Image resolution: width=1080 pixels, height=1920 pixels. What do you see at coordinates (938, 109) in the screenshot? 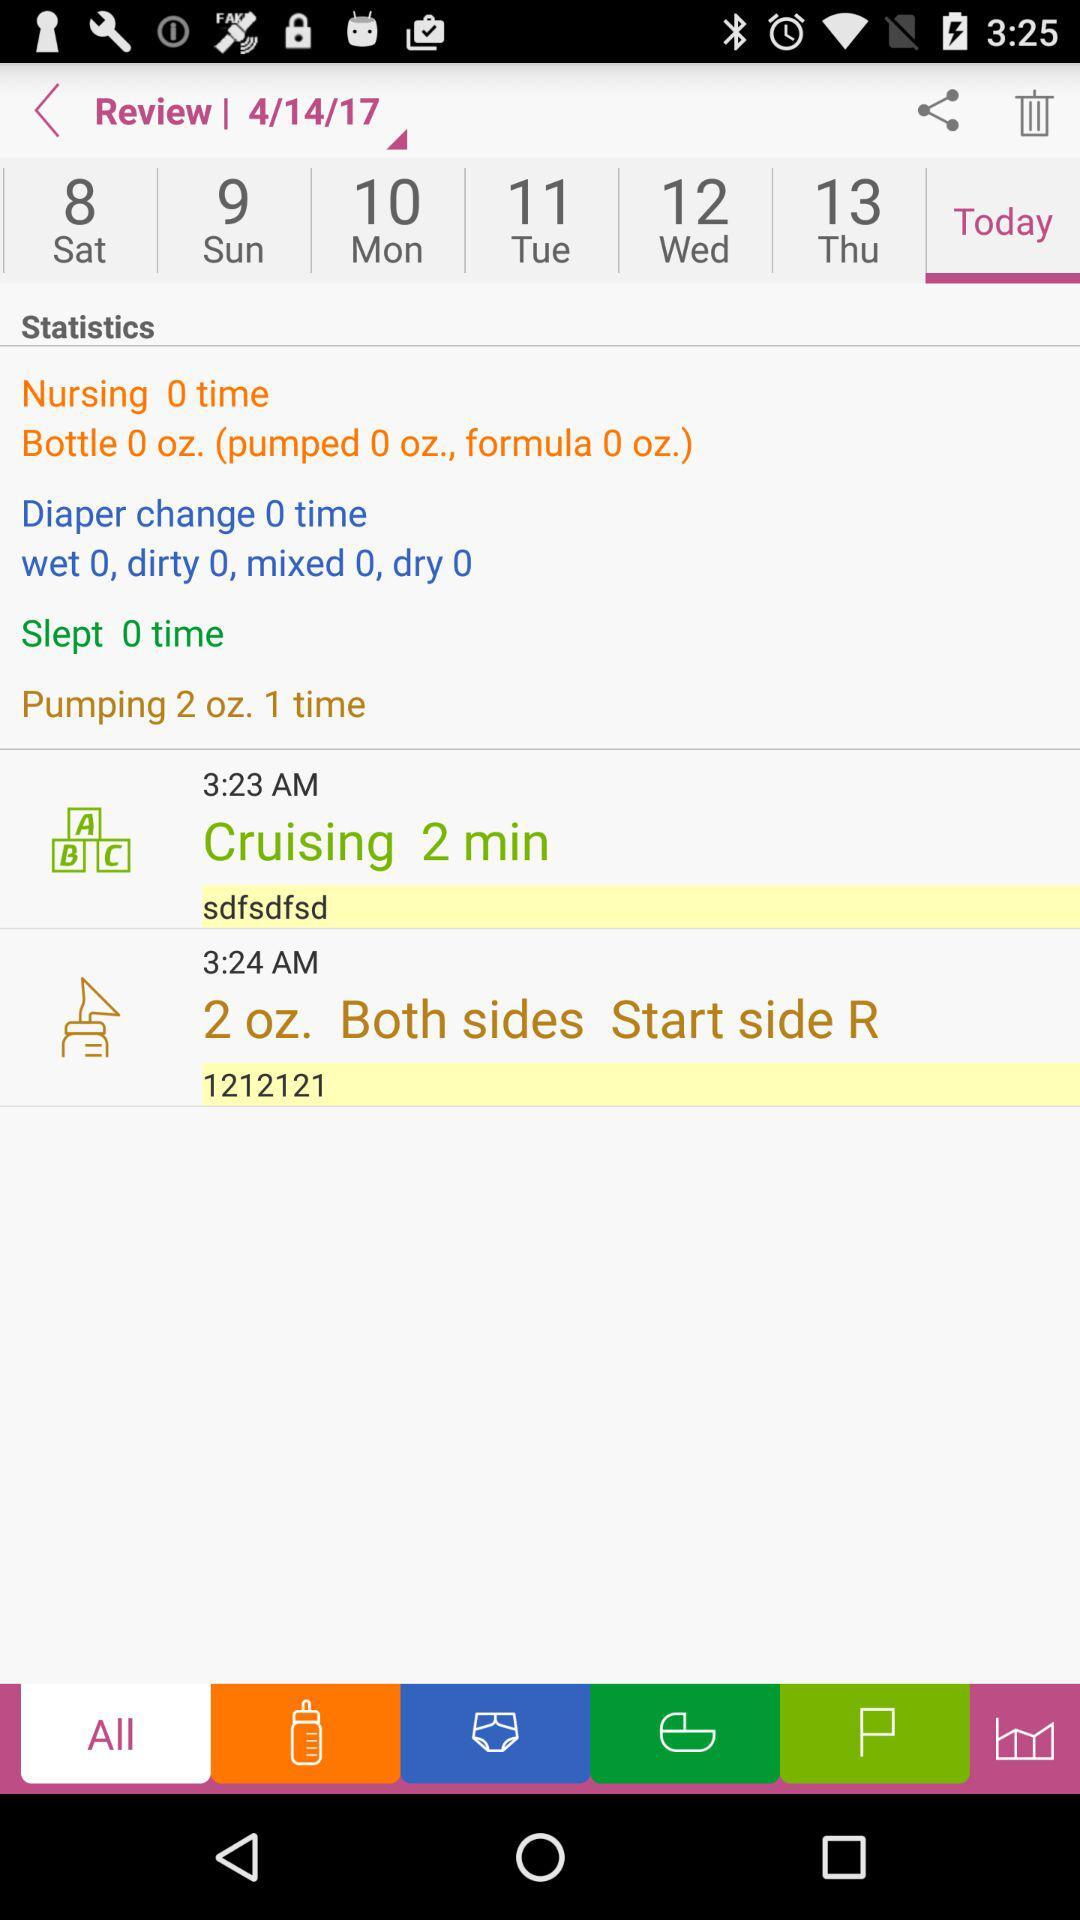
I see `click share option` at bounding box center [938, 109].